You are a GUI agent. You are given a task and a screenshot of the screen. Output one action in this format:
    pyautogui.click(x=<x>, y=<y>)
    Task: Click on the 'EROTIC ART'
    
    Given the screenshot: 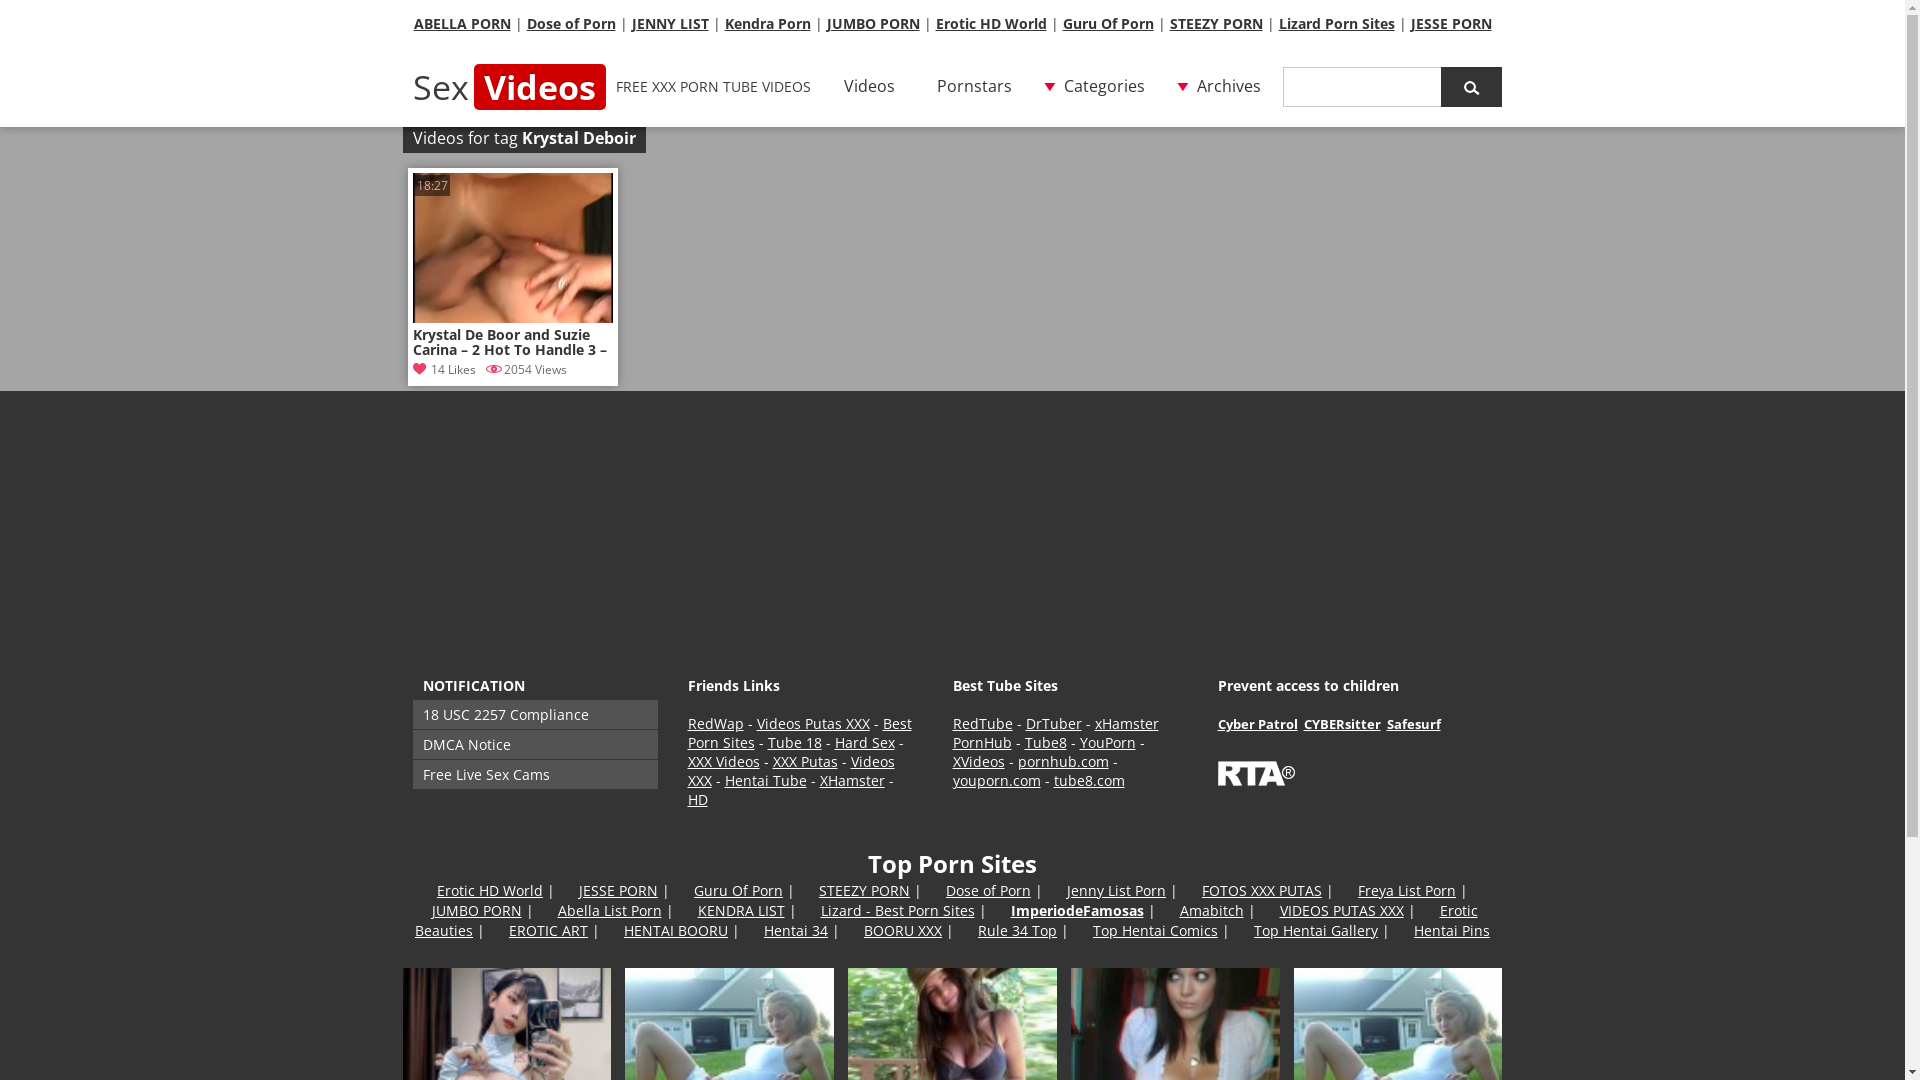 What is the action you would take?
    pyautogui.click(x=548, y=930)
    